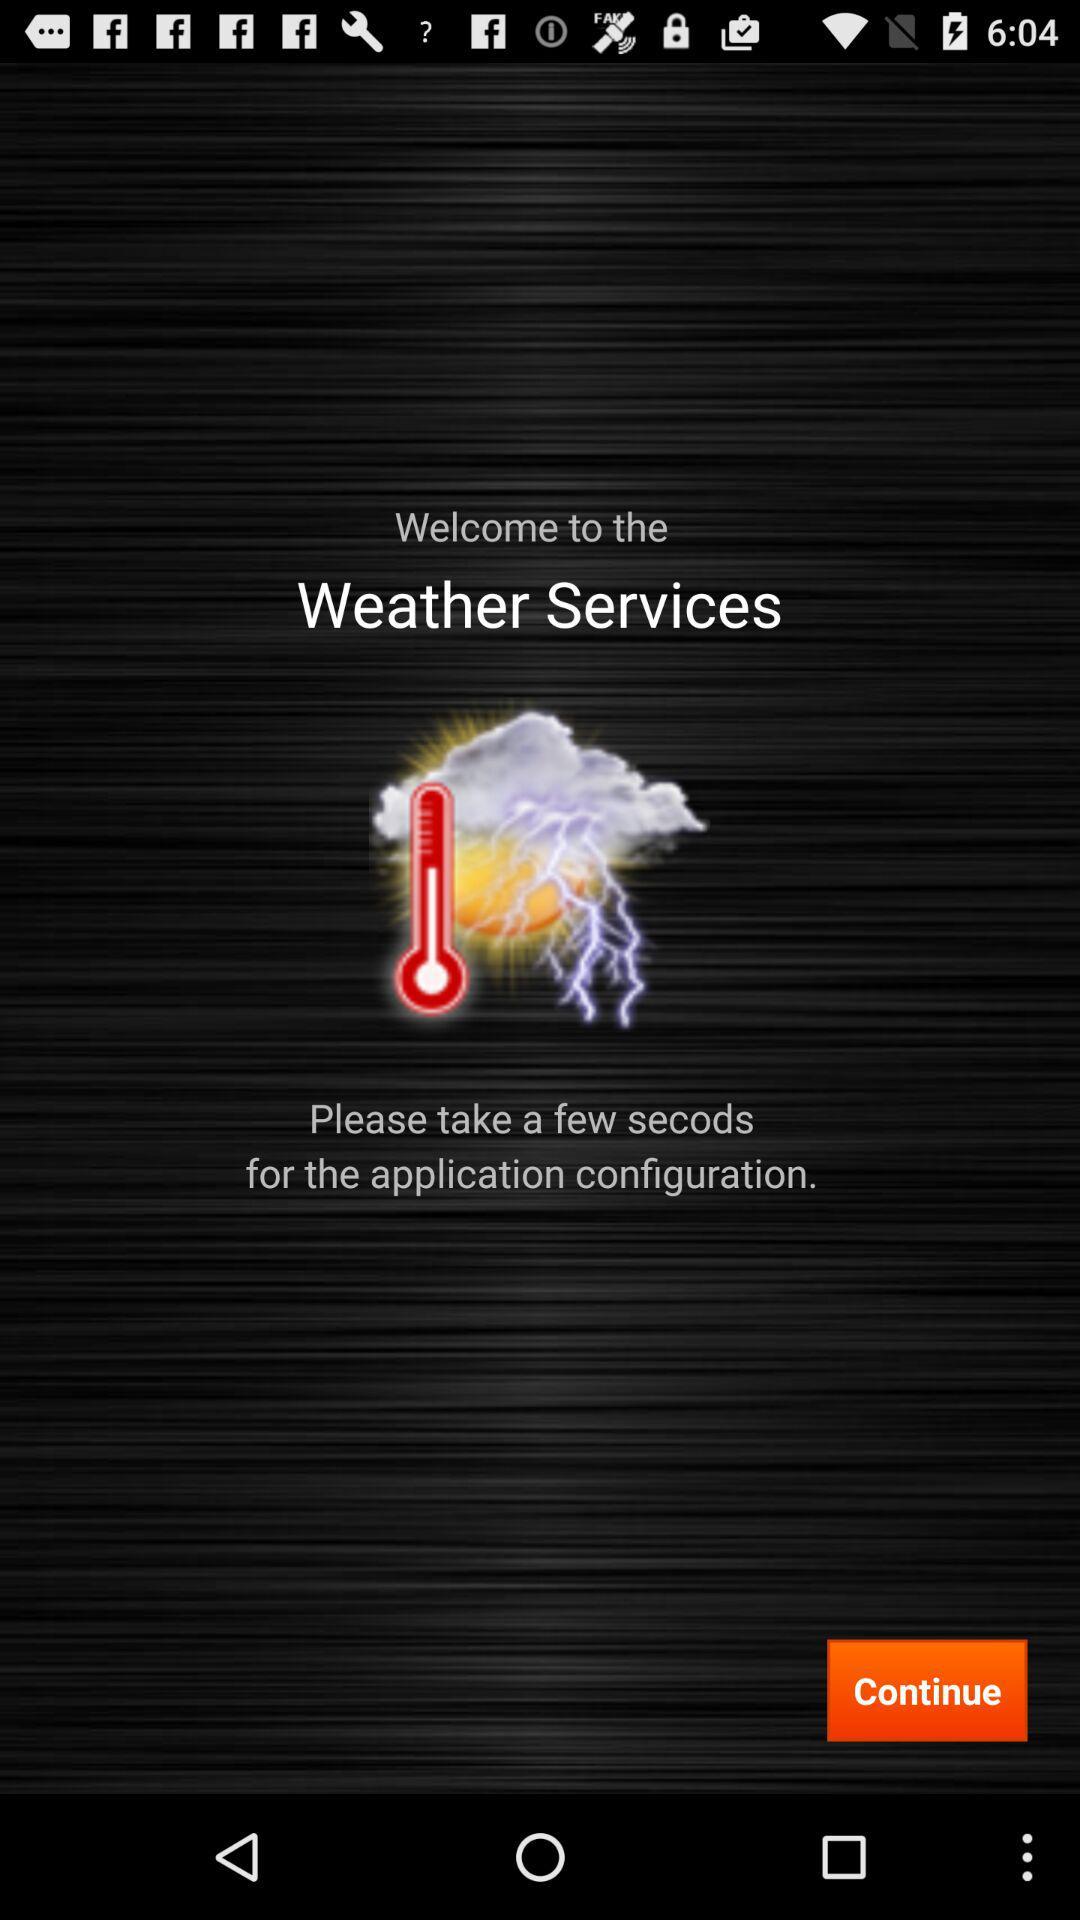  I want to click on the continue at the bottom right corner, so click(927, 1689).